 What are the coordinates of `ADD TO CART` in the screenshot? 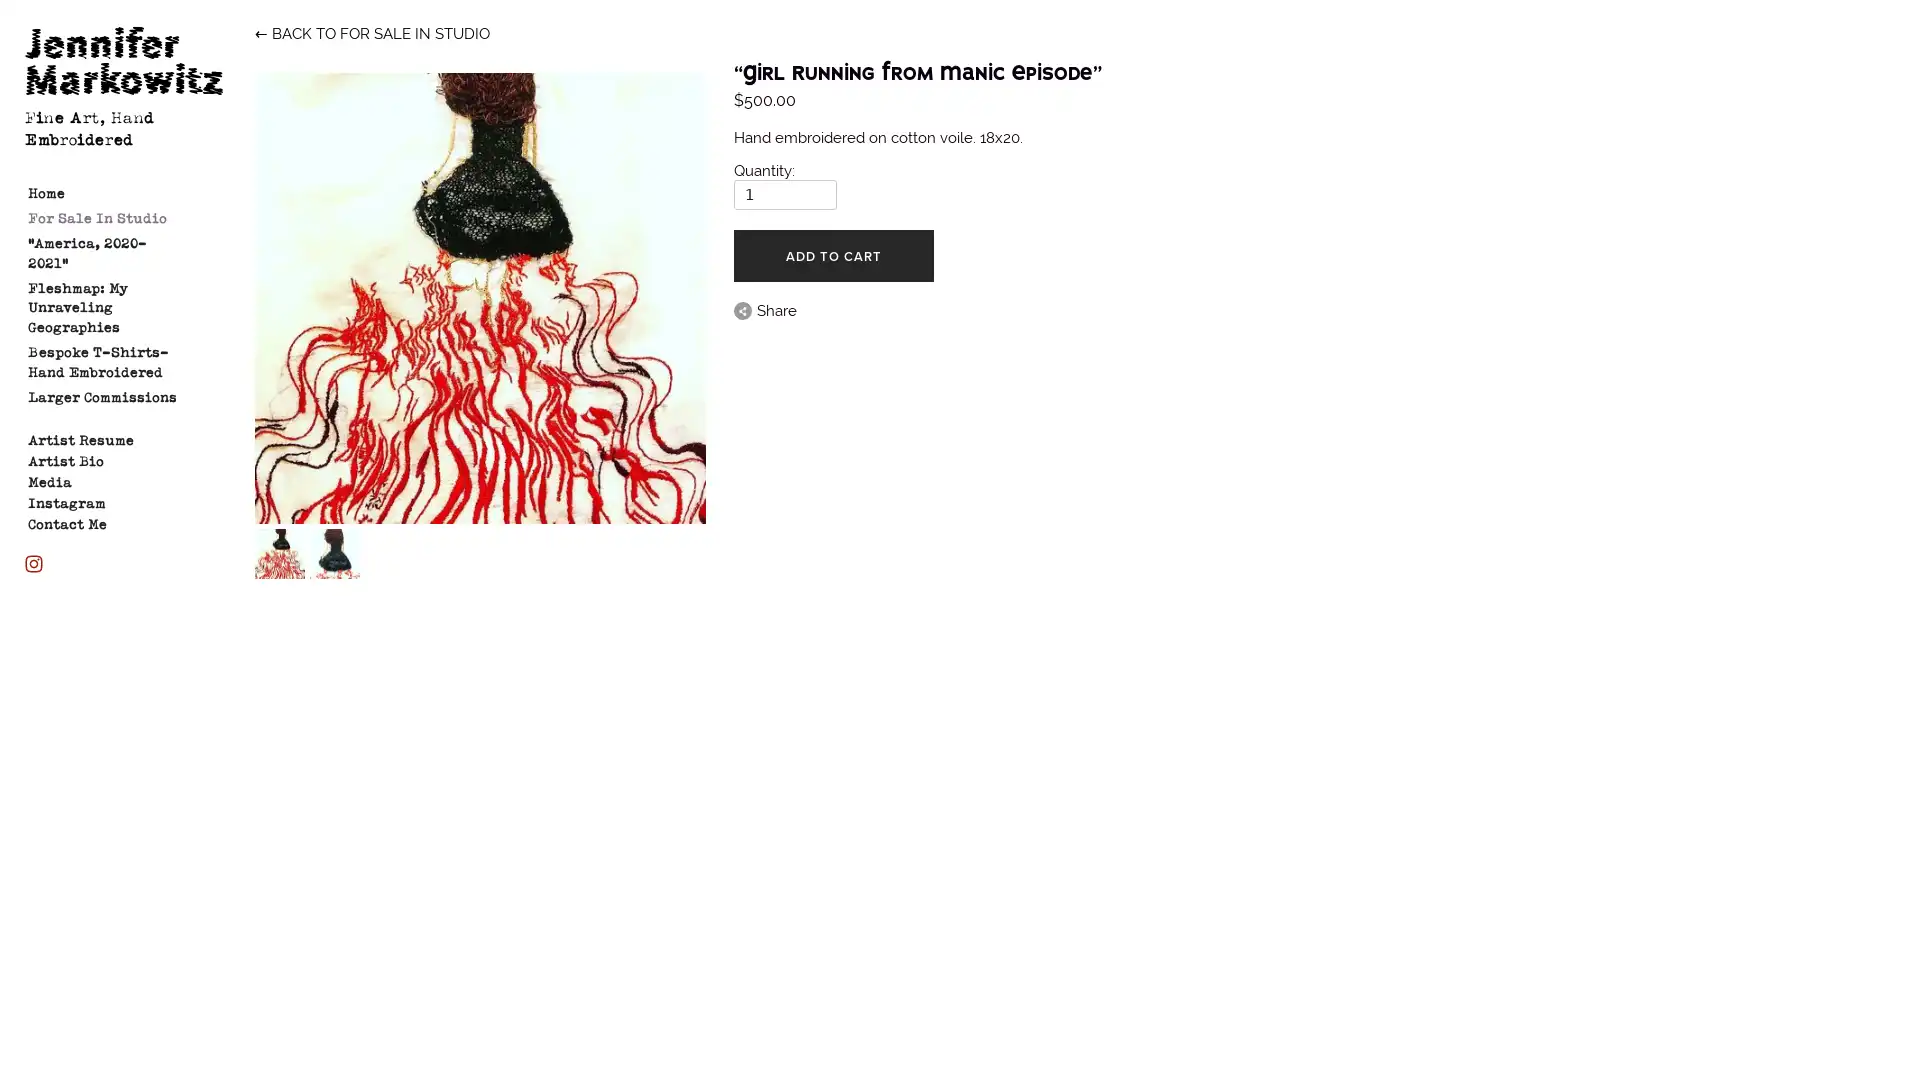 It's located at (833, 254).